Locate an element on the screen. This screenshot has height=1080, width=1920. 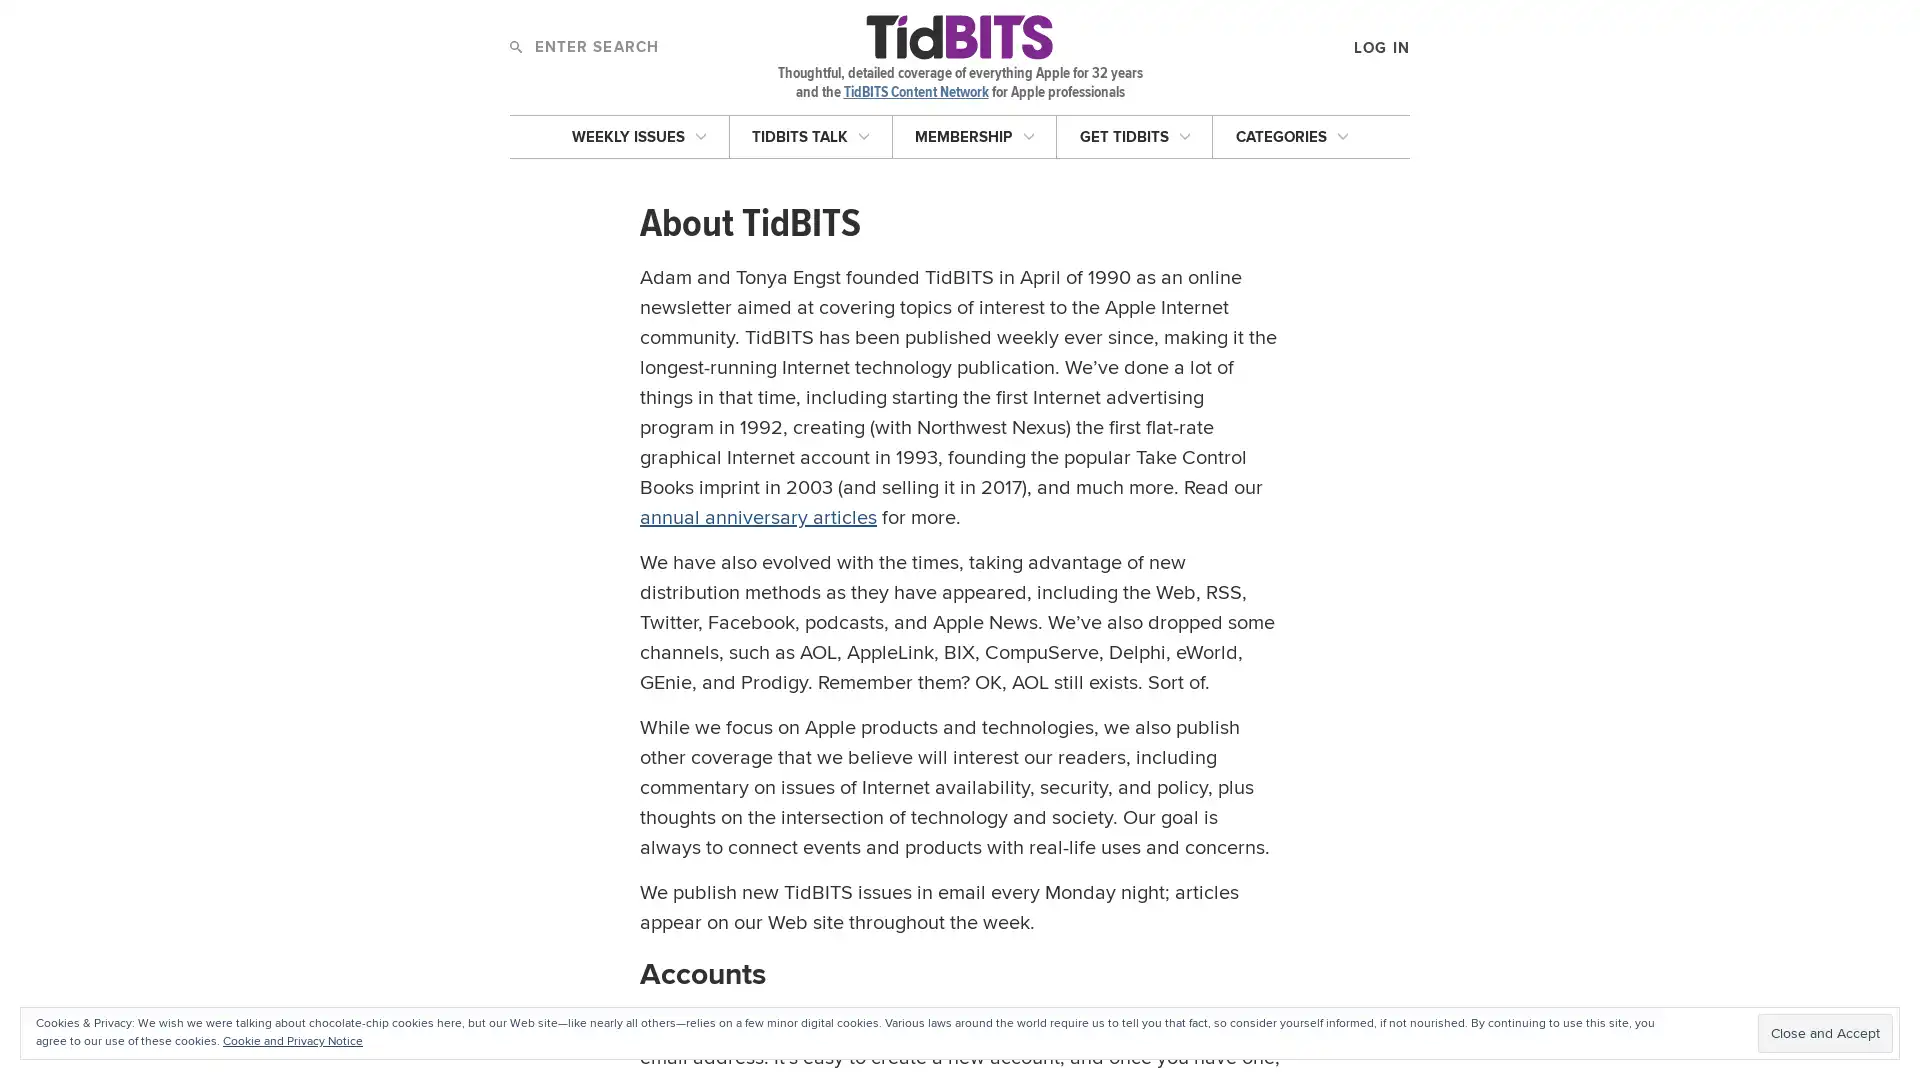
MEMBERSHIP is located at coordinates (974, 135).